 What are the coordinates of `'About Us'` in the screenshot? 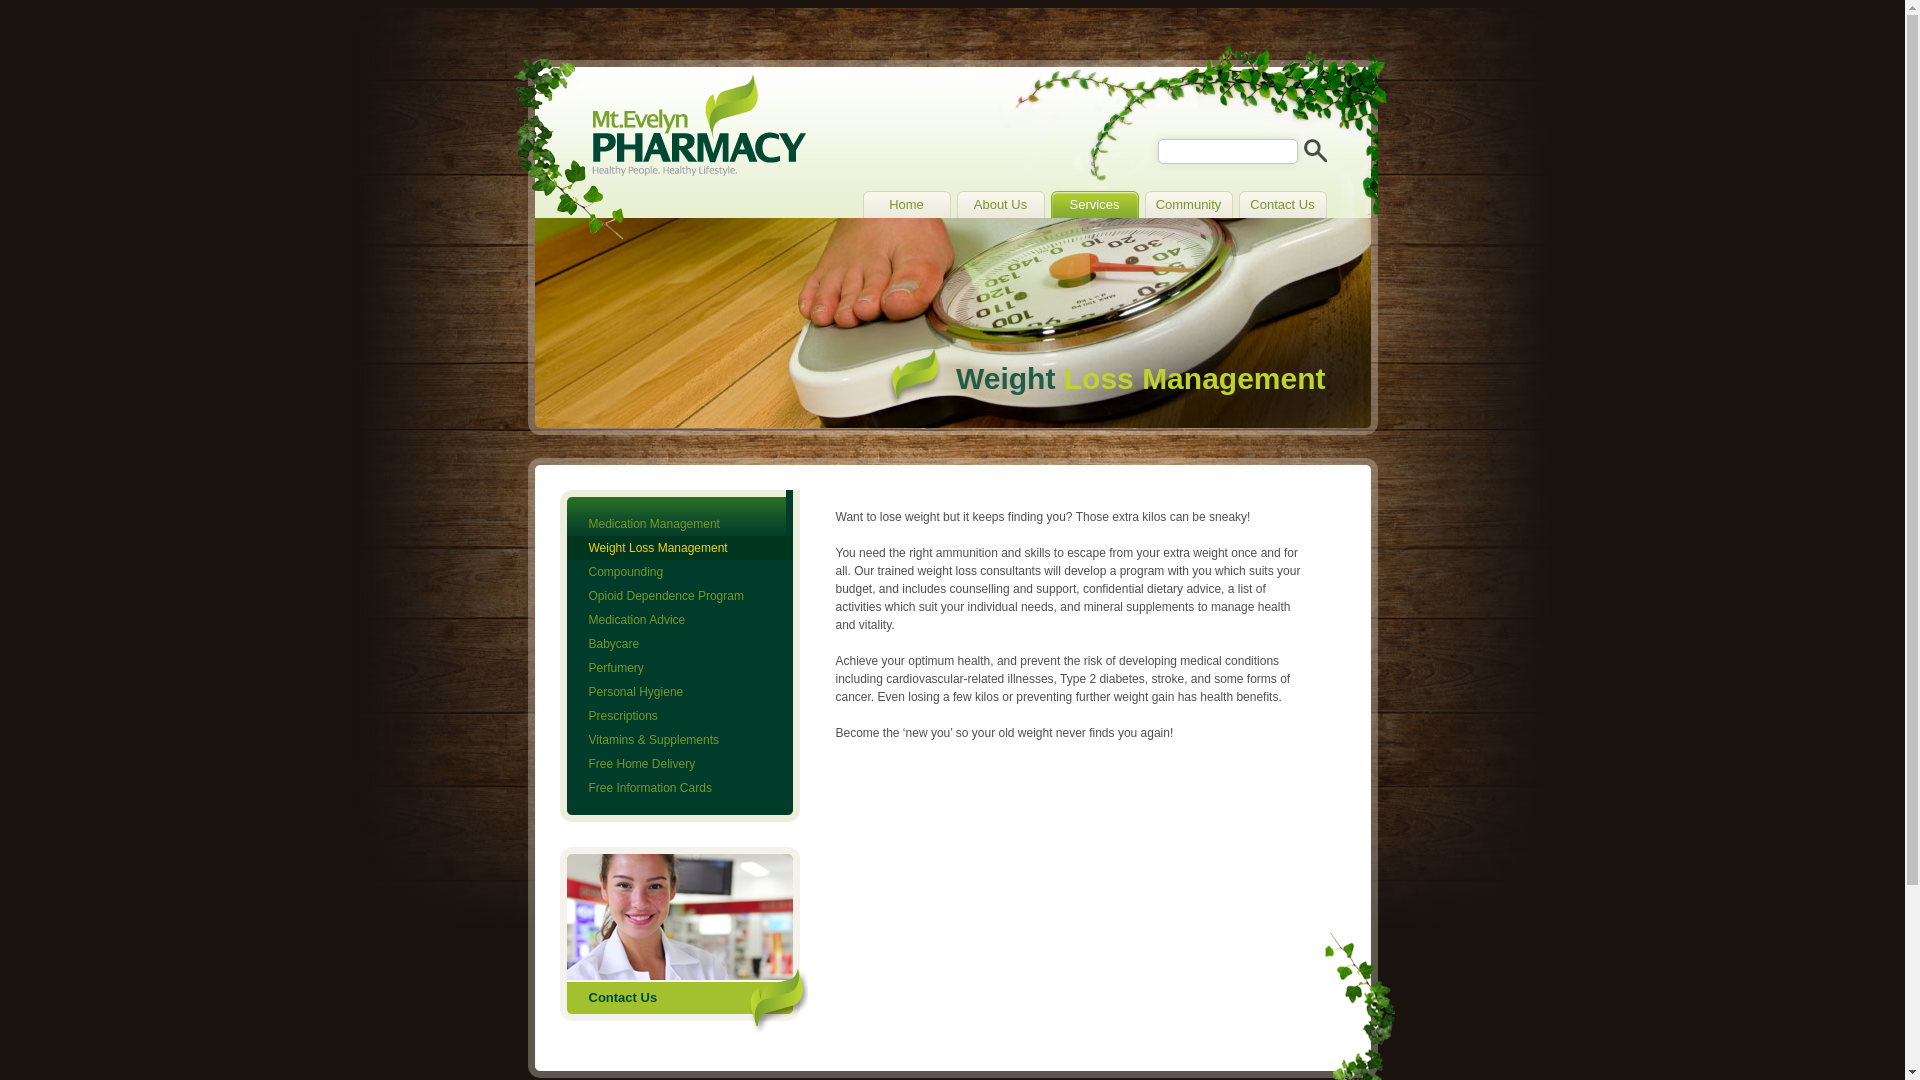 It's located at (954, 204).